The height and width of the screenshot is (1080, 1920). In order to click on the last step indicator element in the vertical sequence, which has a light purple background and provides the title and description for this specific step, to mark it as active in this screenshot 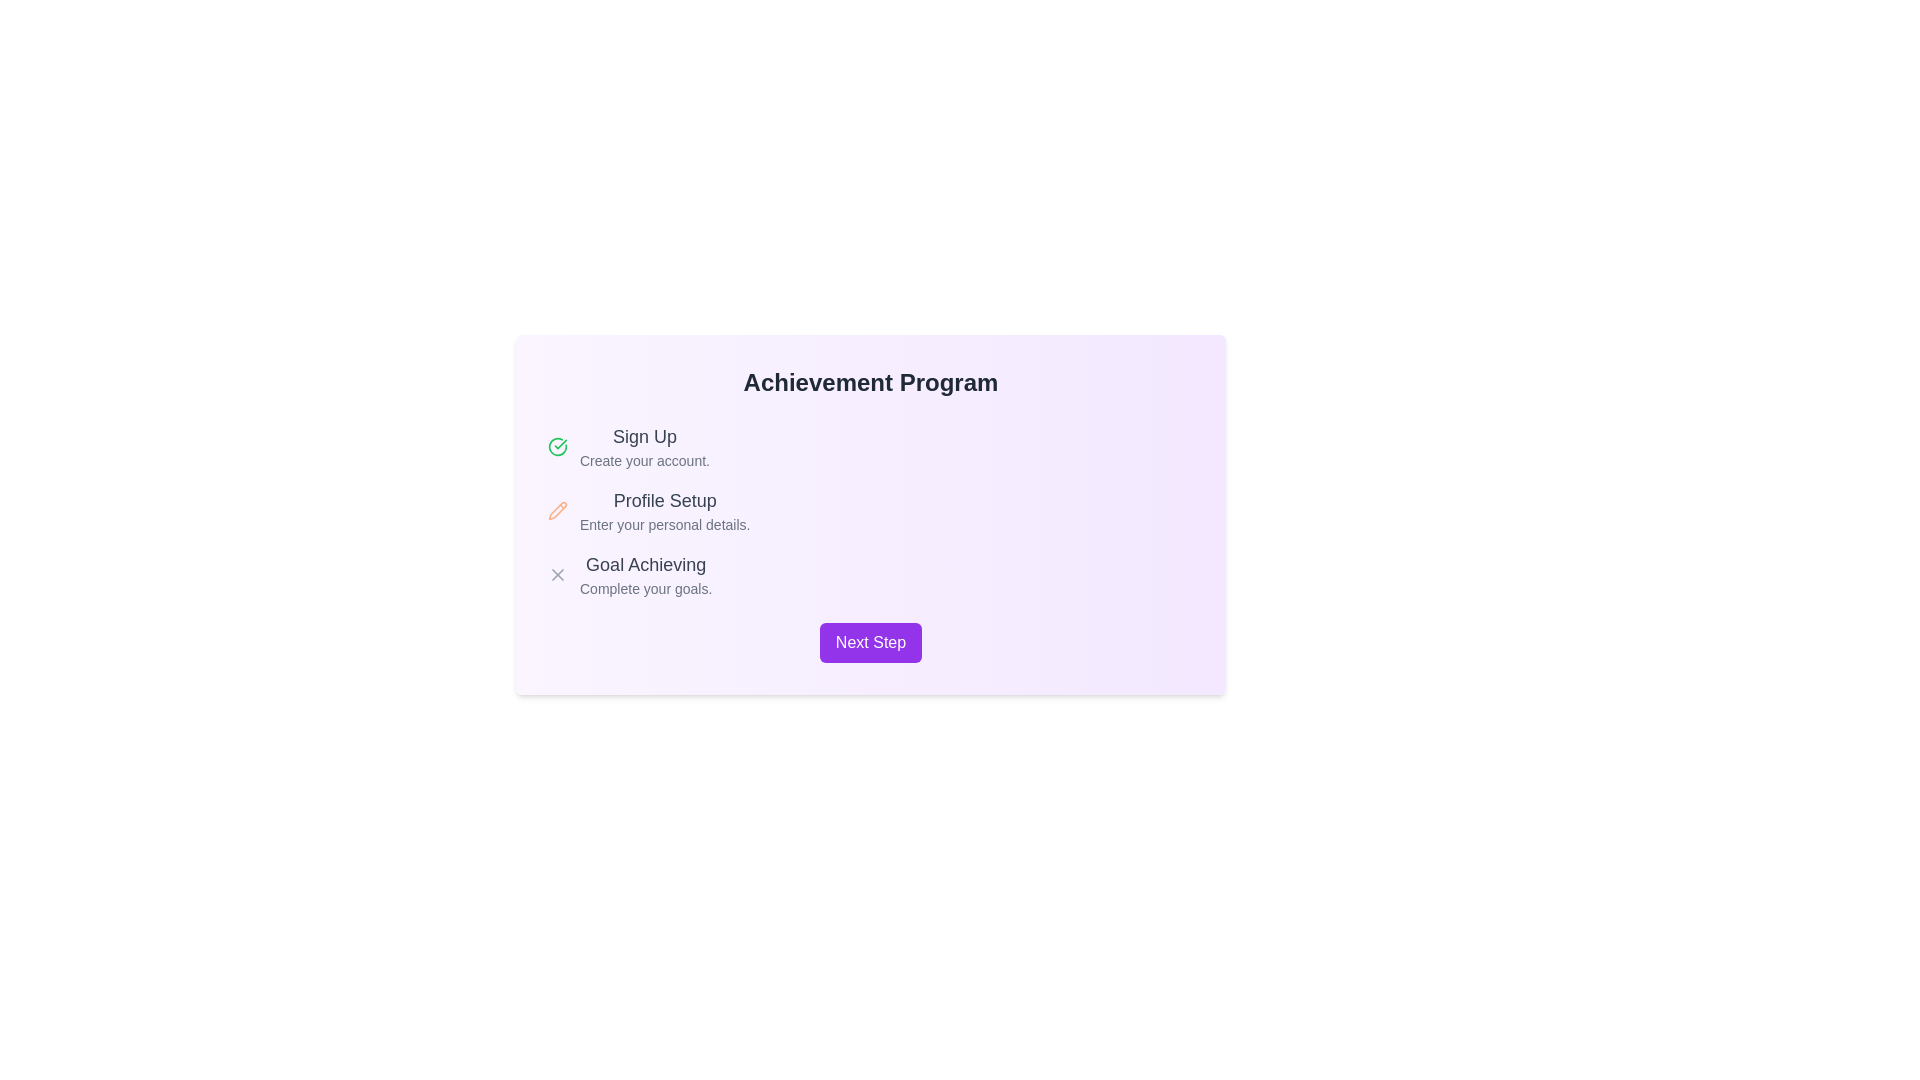, I will do `click(646, 574)`.